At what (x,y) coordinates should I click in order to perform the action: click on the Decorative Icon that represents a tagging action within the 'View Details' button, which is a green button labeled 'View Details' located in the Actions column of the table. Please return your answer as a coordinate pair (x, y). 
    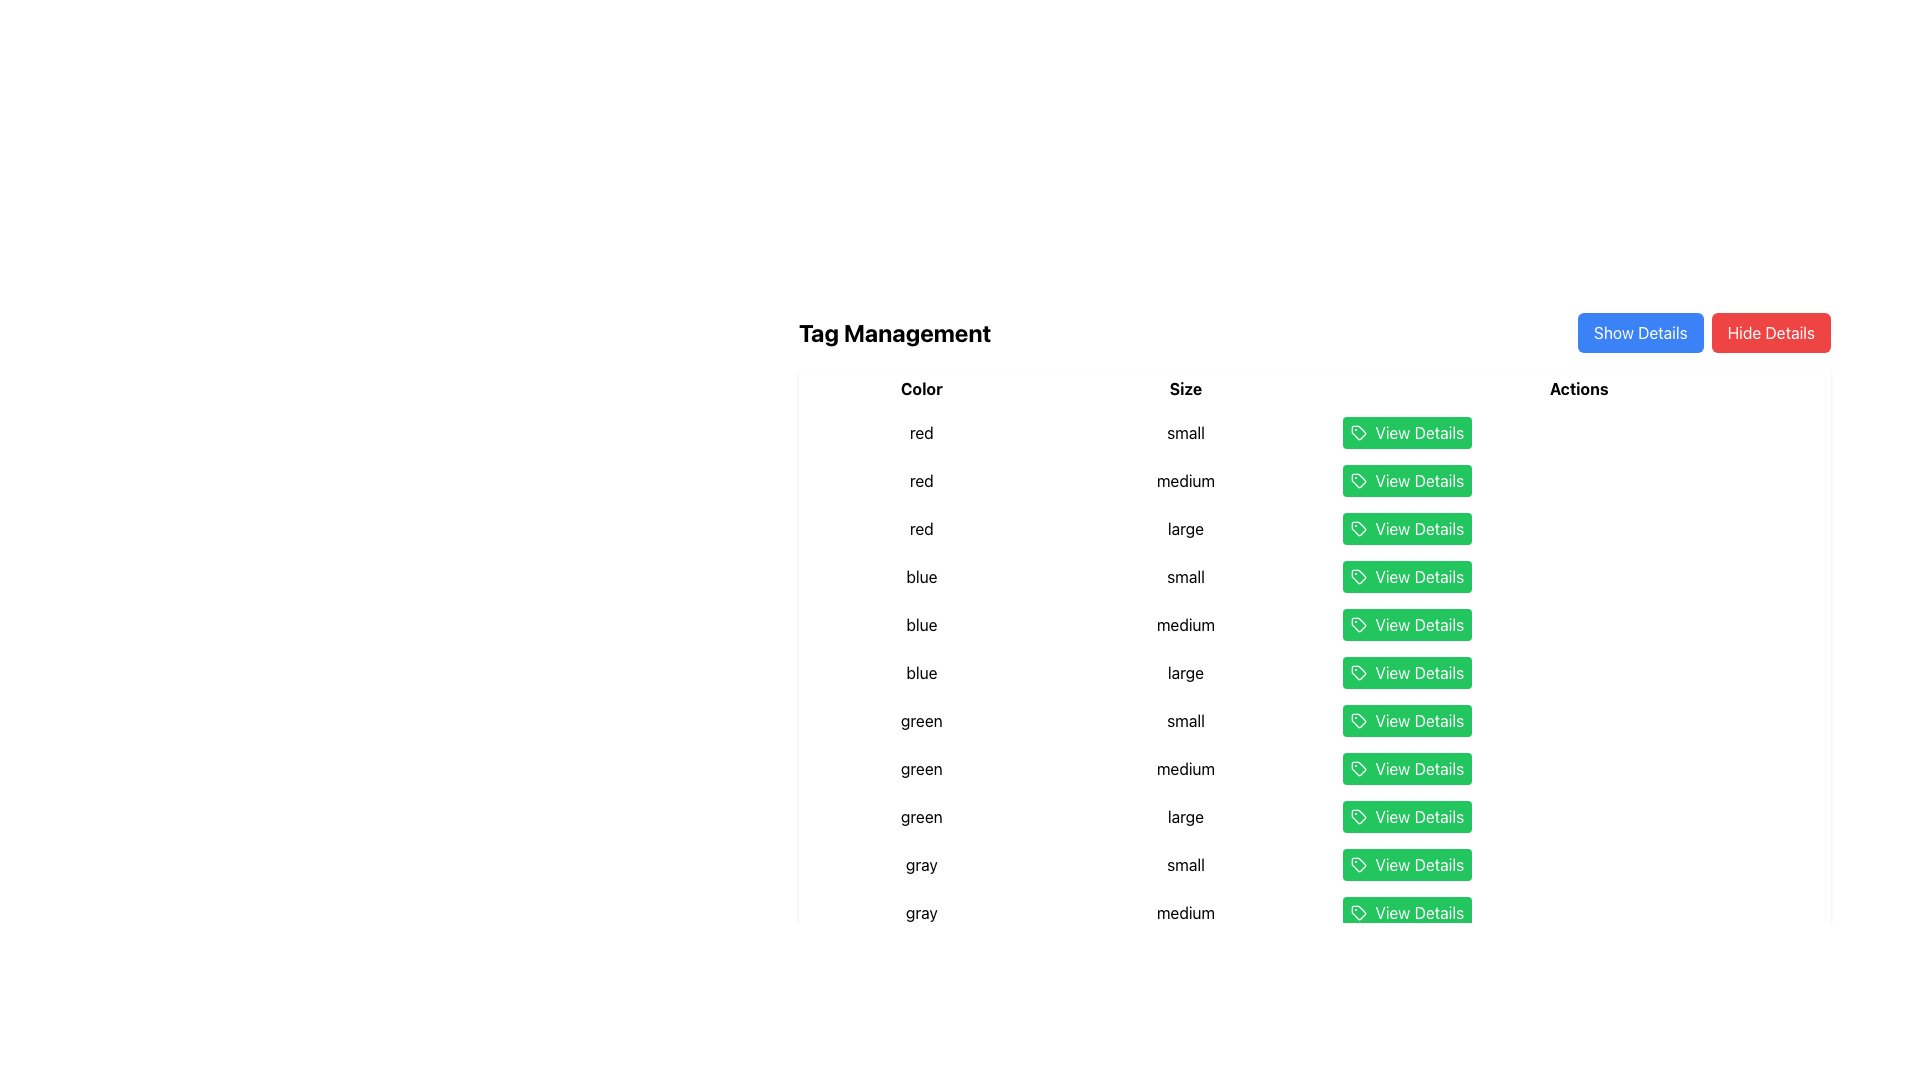
    Looking at the image, I should click on (1359, 623).